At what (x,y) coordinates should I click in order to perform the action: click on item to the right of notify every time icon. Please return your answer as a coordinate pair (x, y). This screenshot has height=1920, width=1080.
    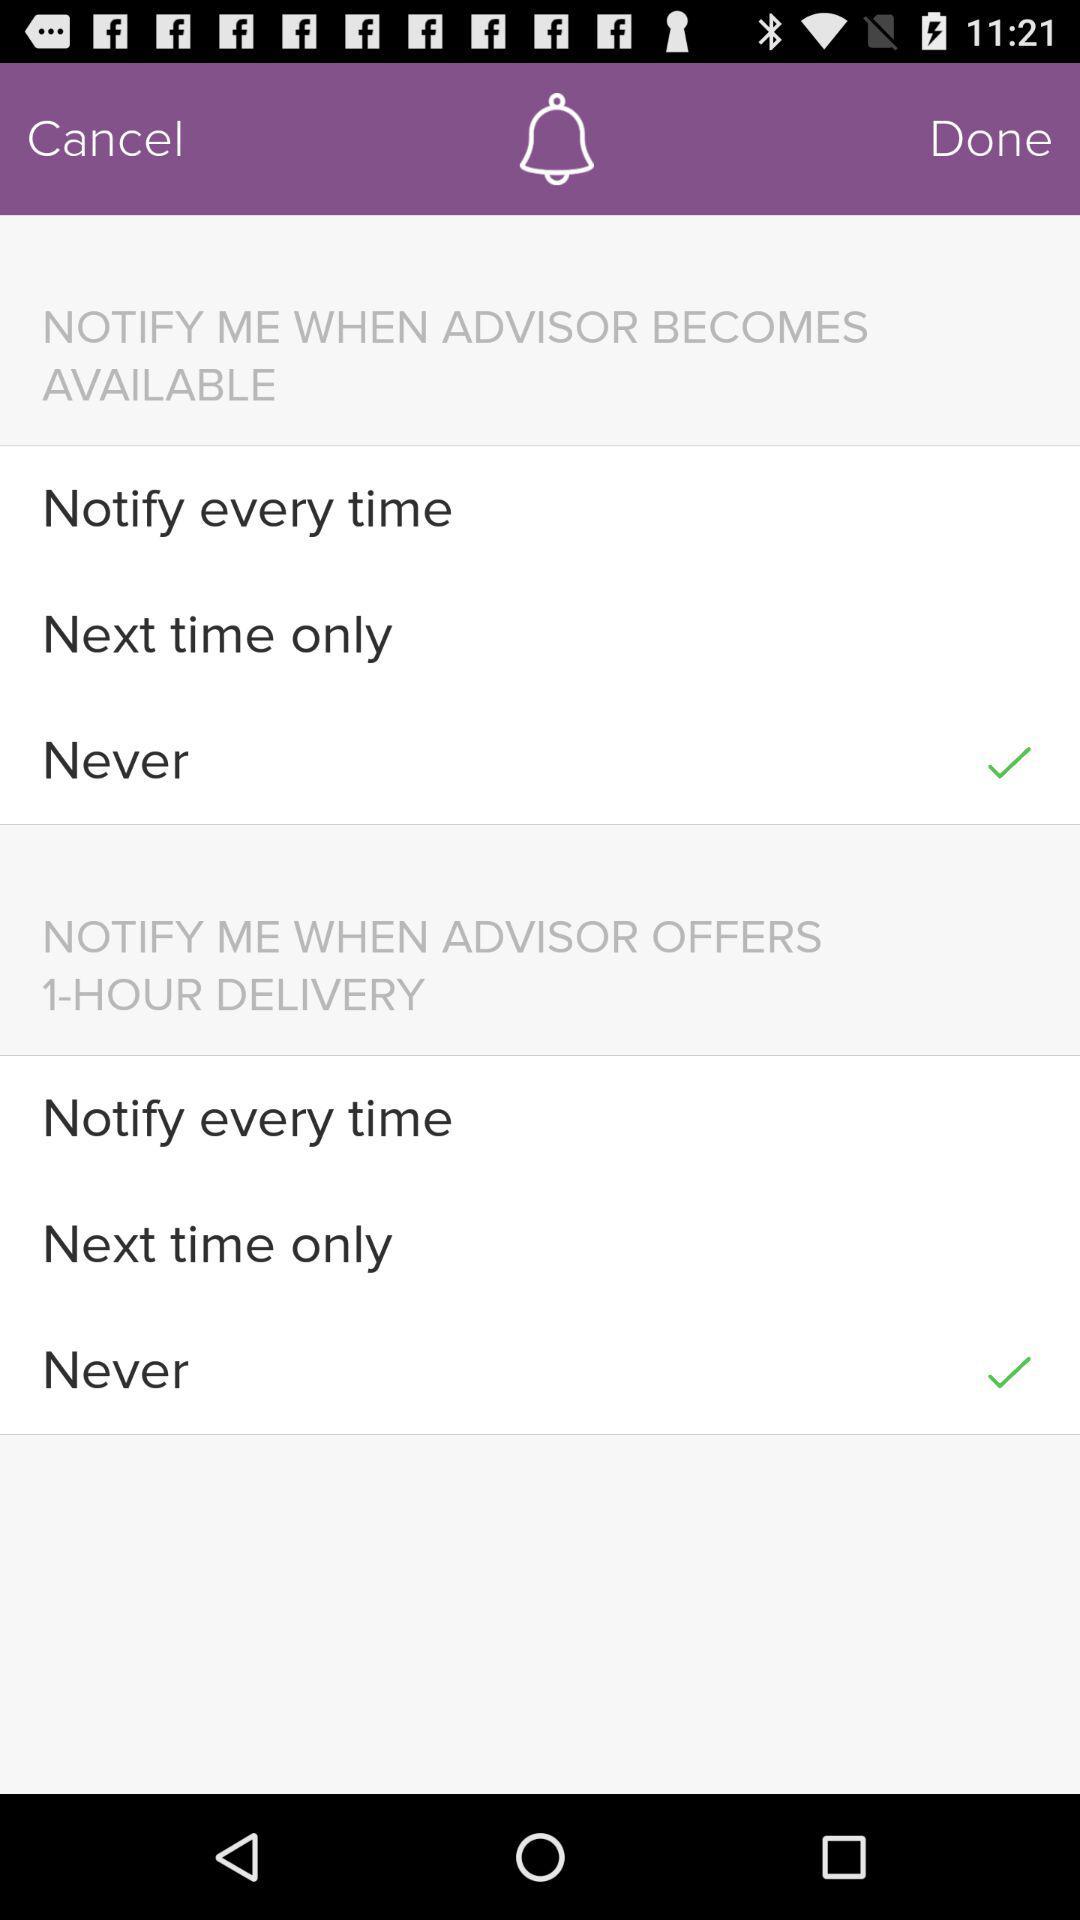
    Looking at the image, I should click on (1009, 508).